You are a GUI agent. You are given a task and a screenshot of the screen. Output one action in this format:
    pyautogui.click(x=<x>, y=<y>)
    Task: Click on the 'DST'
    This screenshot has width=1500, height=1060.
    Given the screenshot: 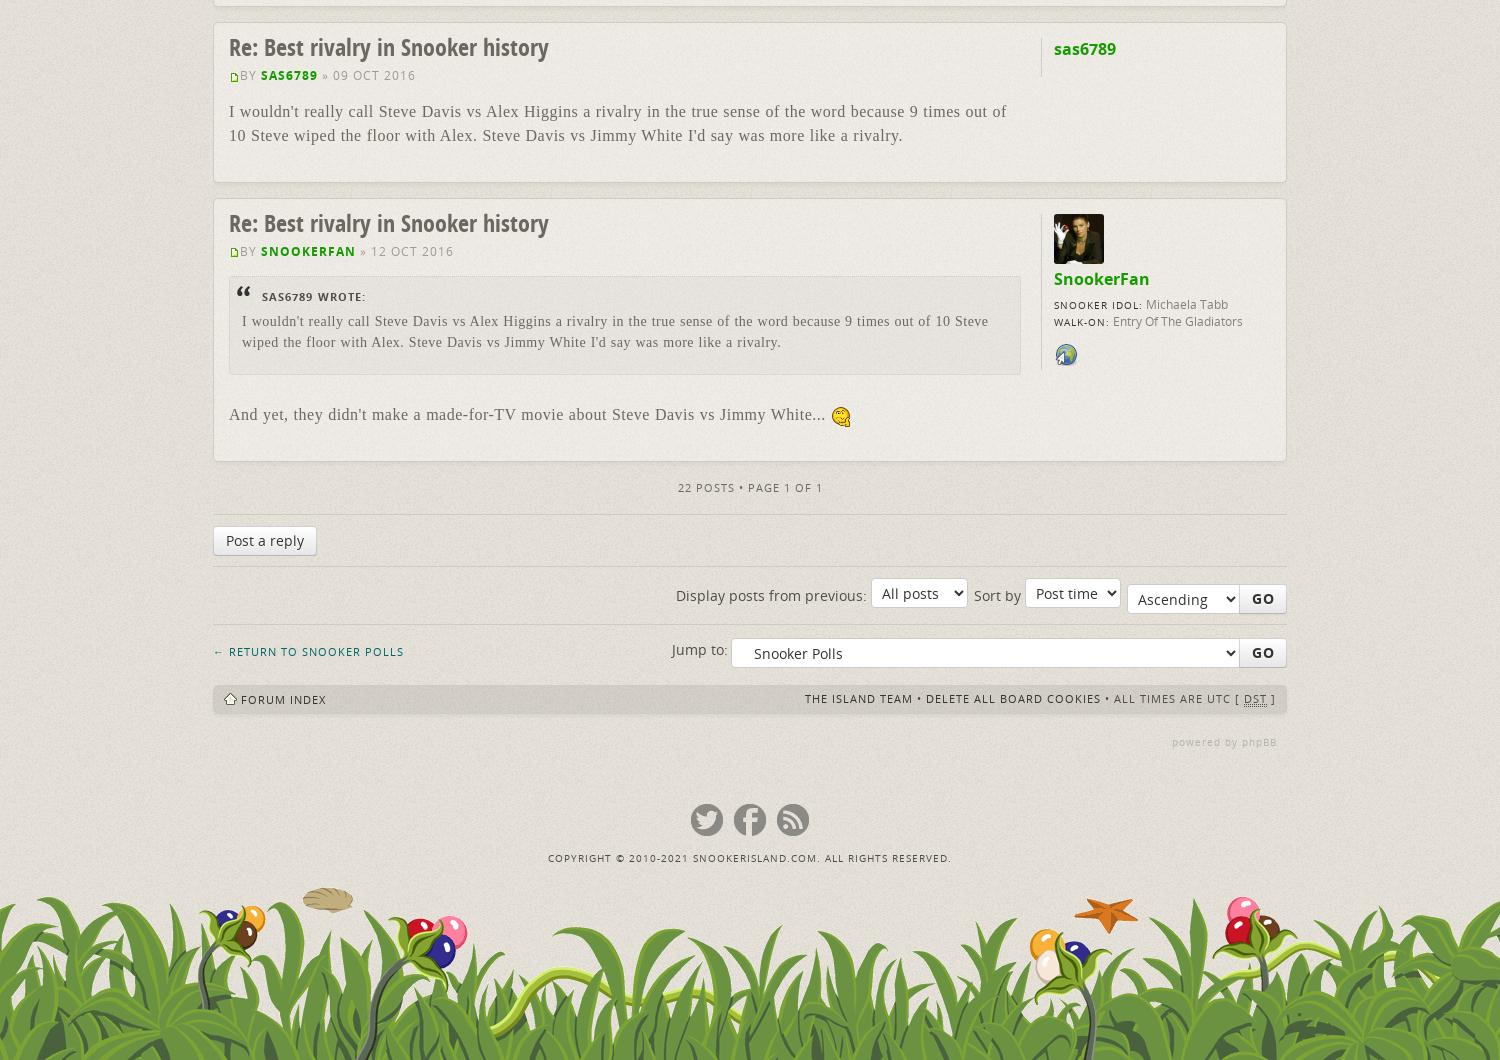 What is the action you would take?
    pyautogui.click(x=1255, y=696)
    